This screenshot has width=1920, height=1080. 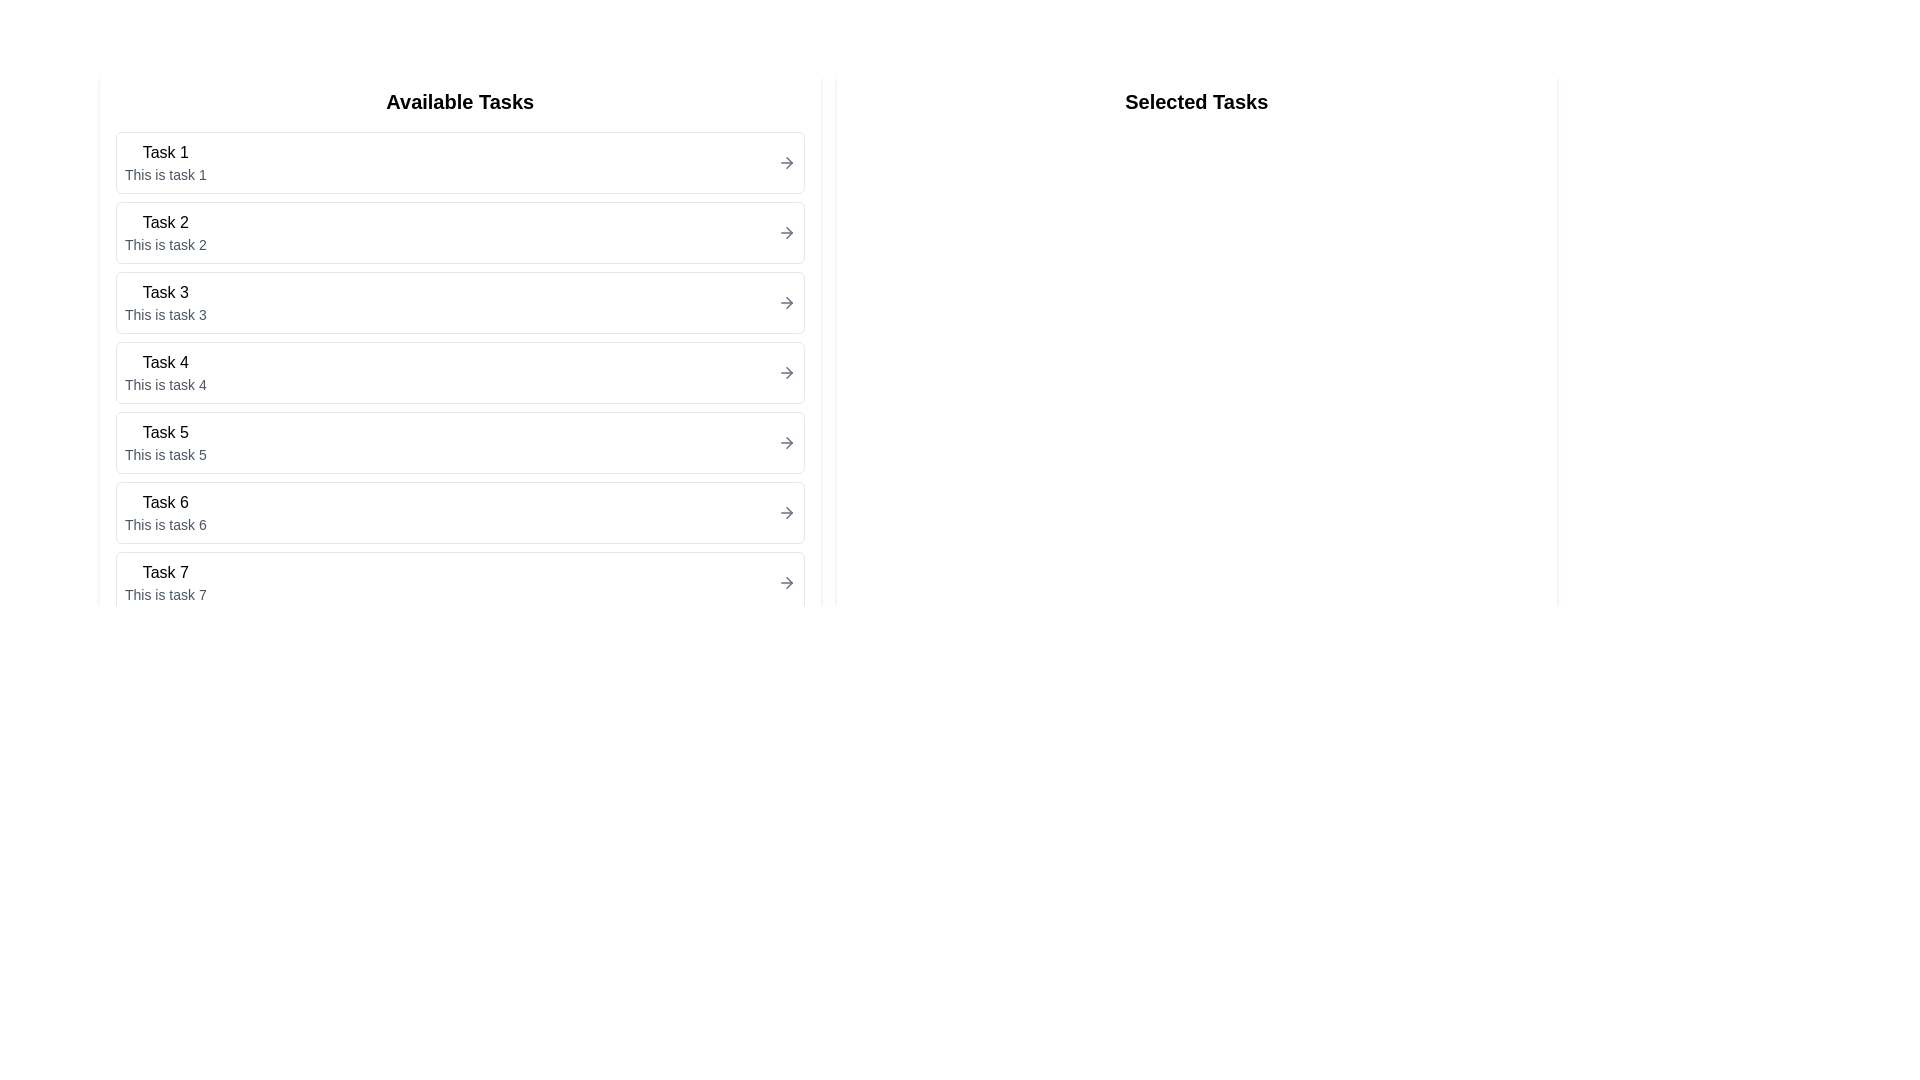 I want to click on the arrow icon located on the right side of the second task entry under the 'Available Tasks' column, so click(x=785, y=231).